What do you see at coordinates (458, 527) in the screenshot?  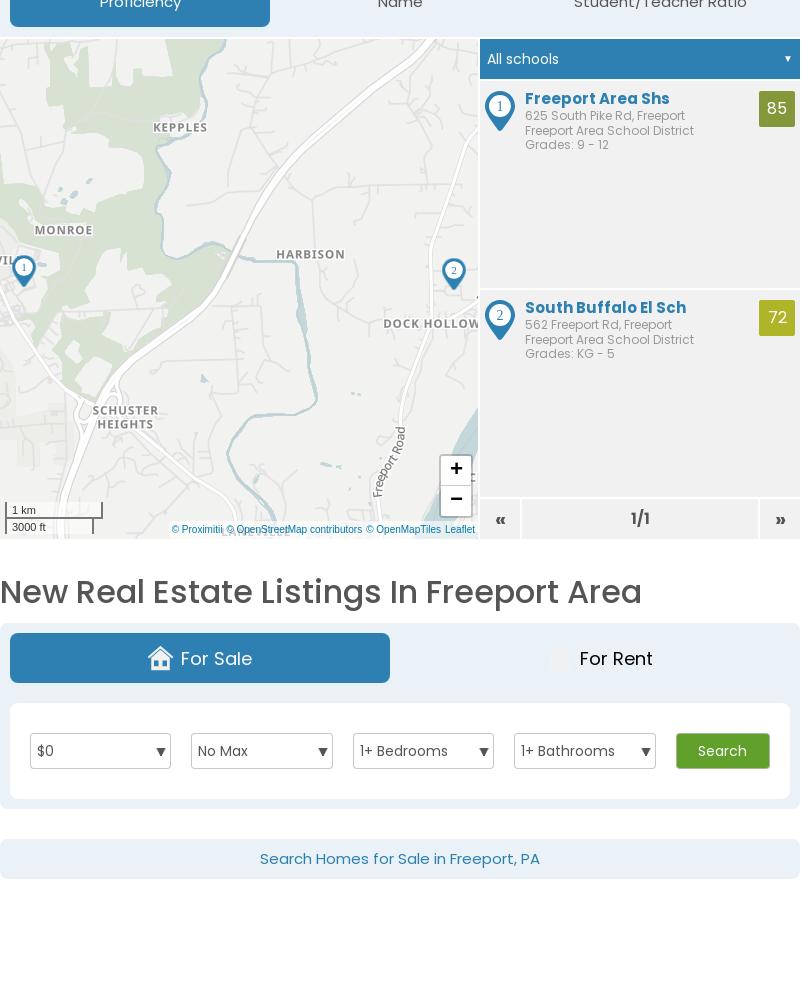 I see `'Leaflet'` at bounding box center [458, 527].